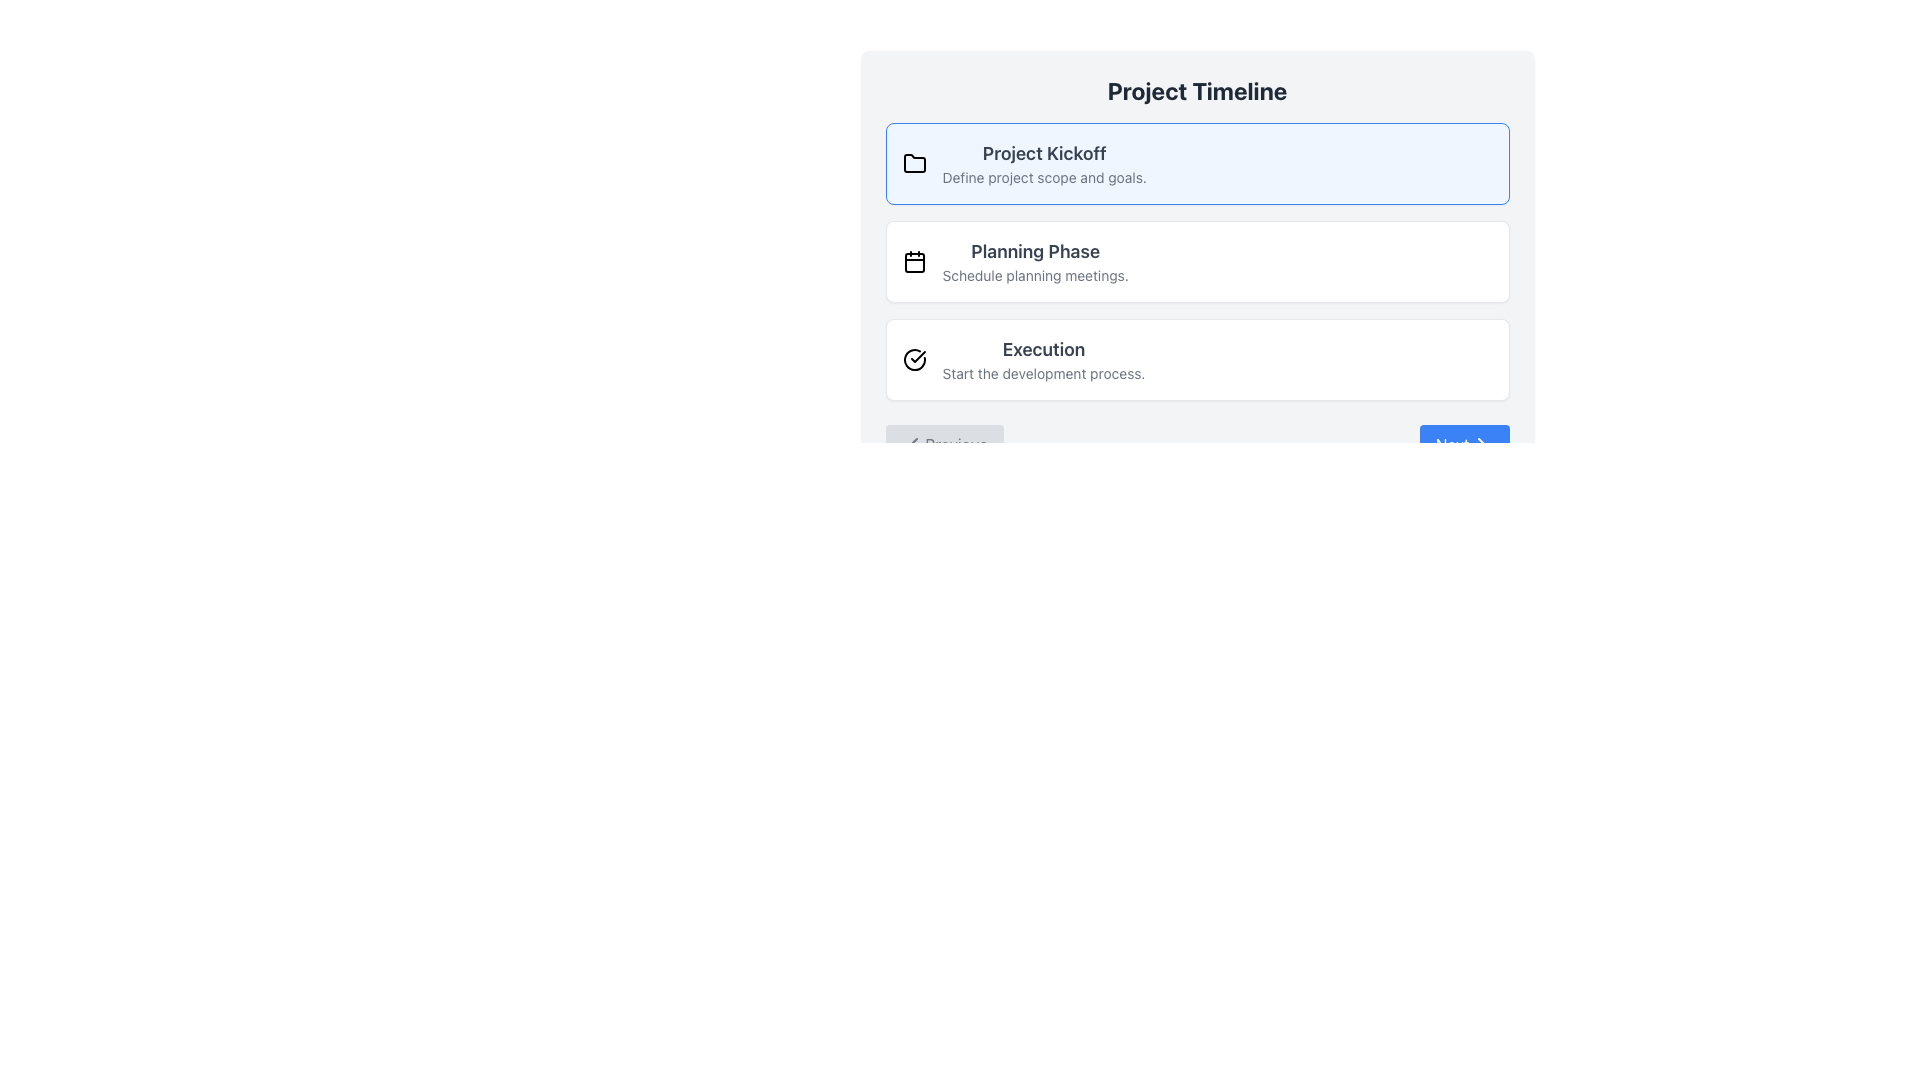  Describe the element at coordinates (1043, 153) in the screenshot. I see `the text label that serves as the title for the project stage, located above the 'Define project scope and goals.' text element in the project timeline section` at that location.